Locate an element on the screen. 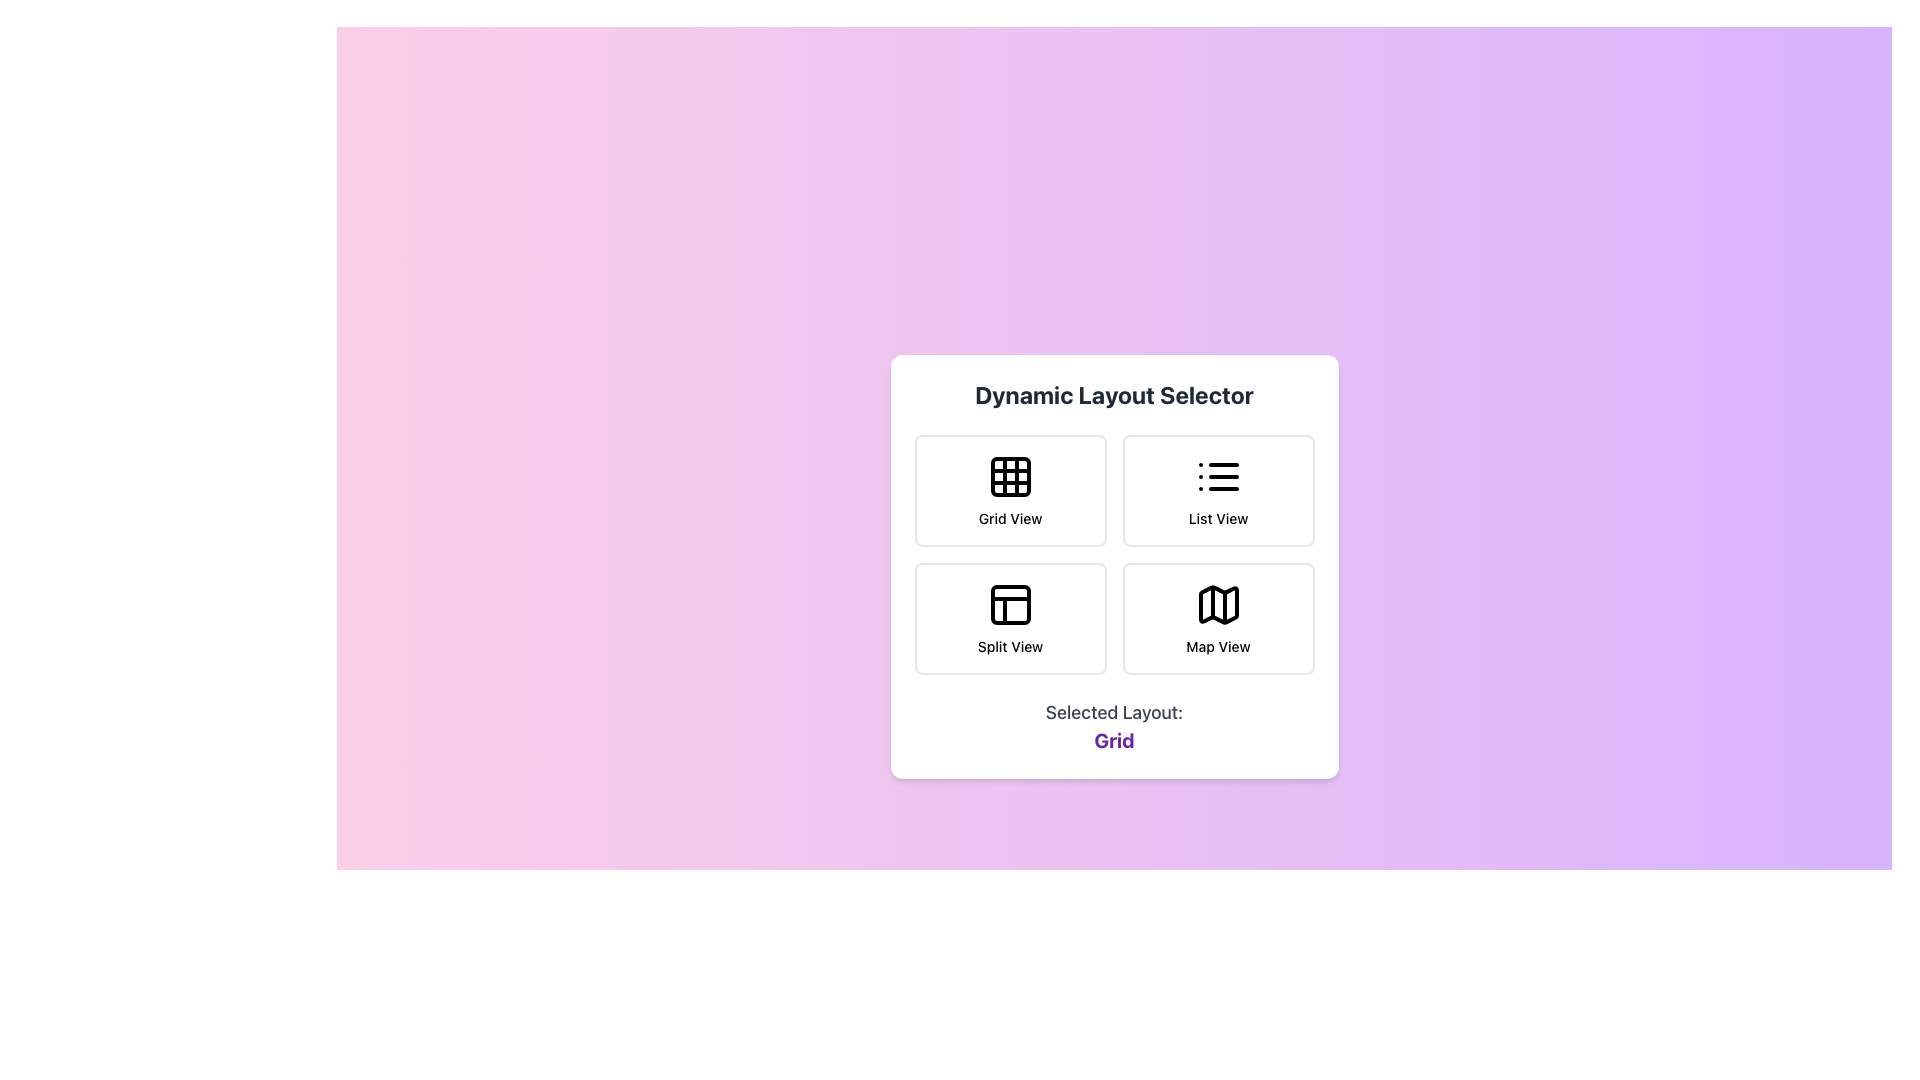 Image resolution: width=1920 pixels, height=1080 pixels. the 'Grid View' button is located at coordinates (1010, 490).